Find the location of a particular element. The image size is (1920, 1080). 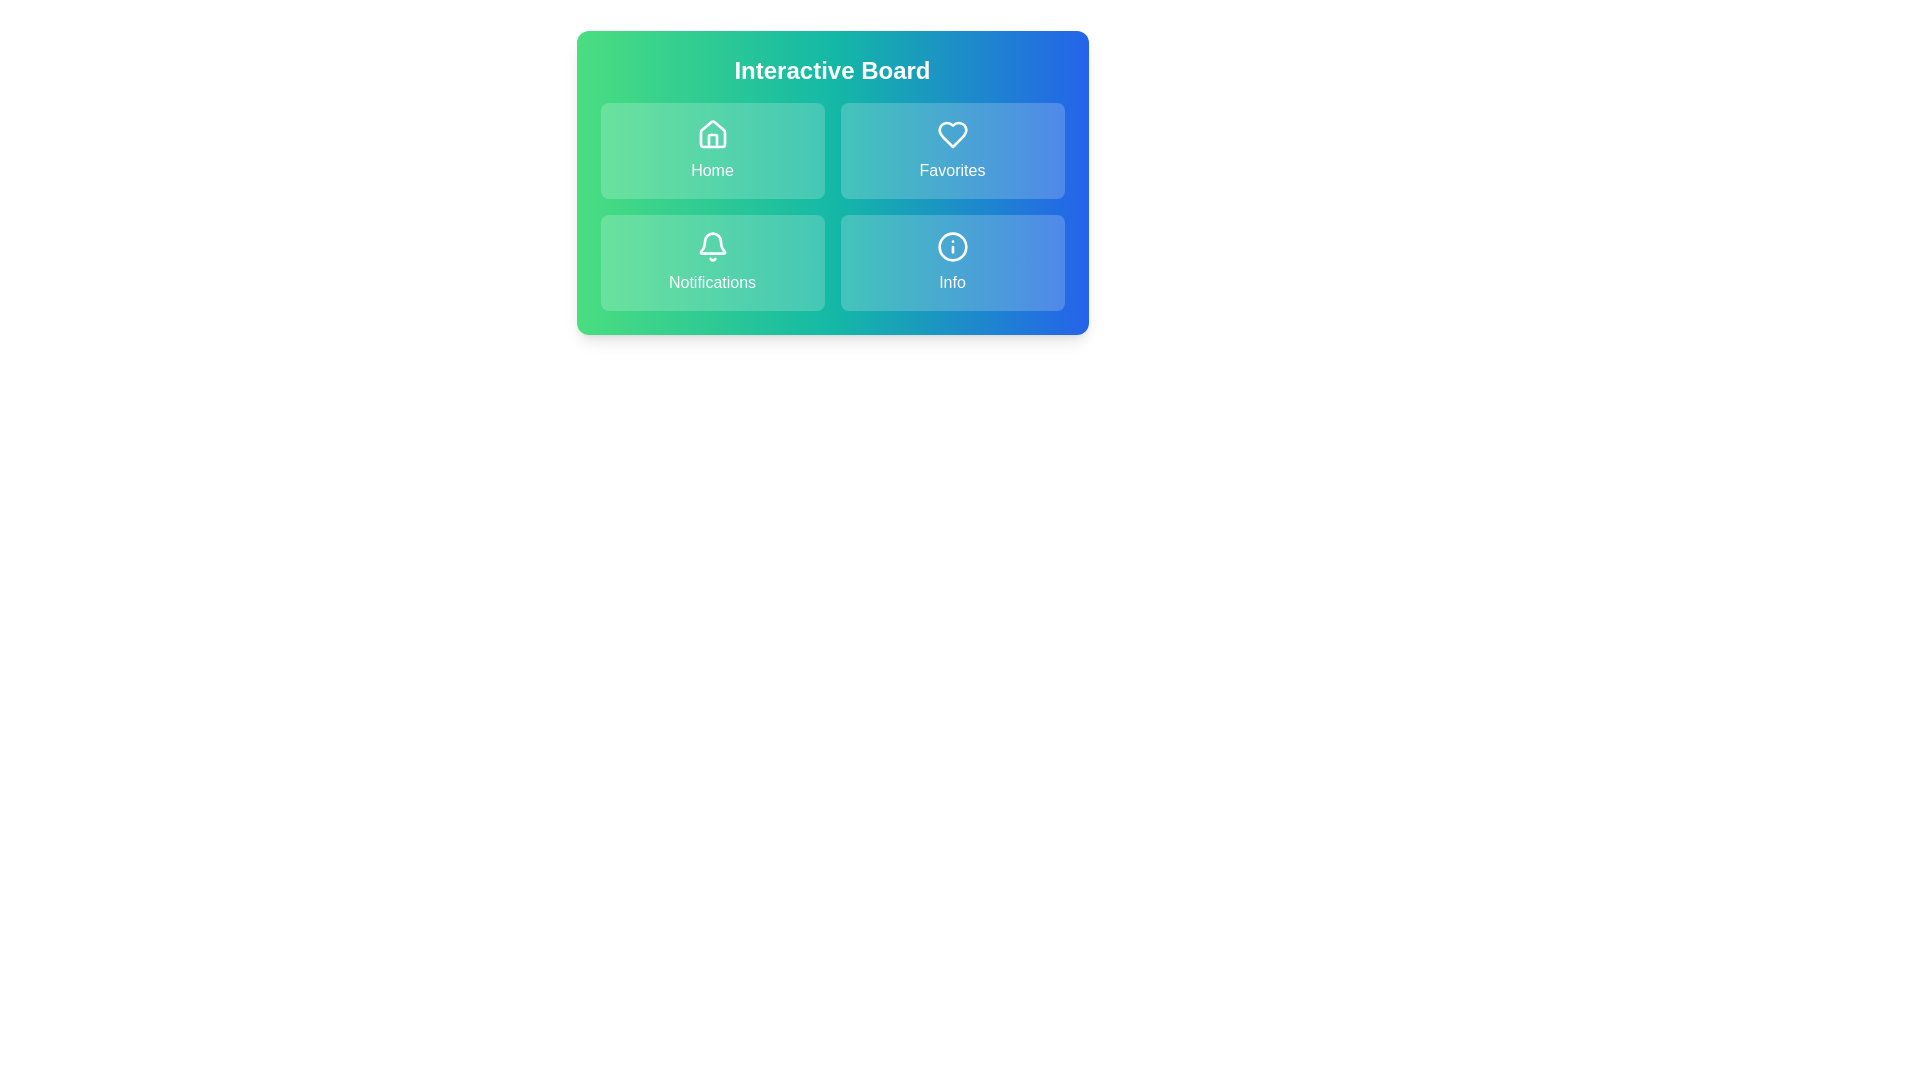

text label that displays 'Home' in white, located below the house icon in the top-left quadrant of the 'Interactive Board' grid layout is located at coordinates (712, 169).